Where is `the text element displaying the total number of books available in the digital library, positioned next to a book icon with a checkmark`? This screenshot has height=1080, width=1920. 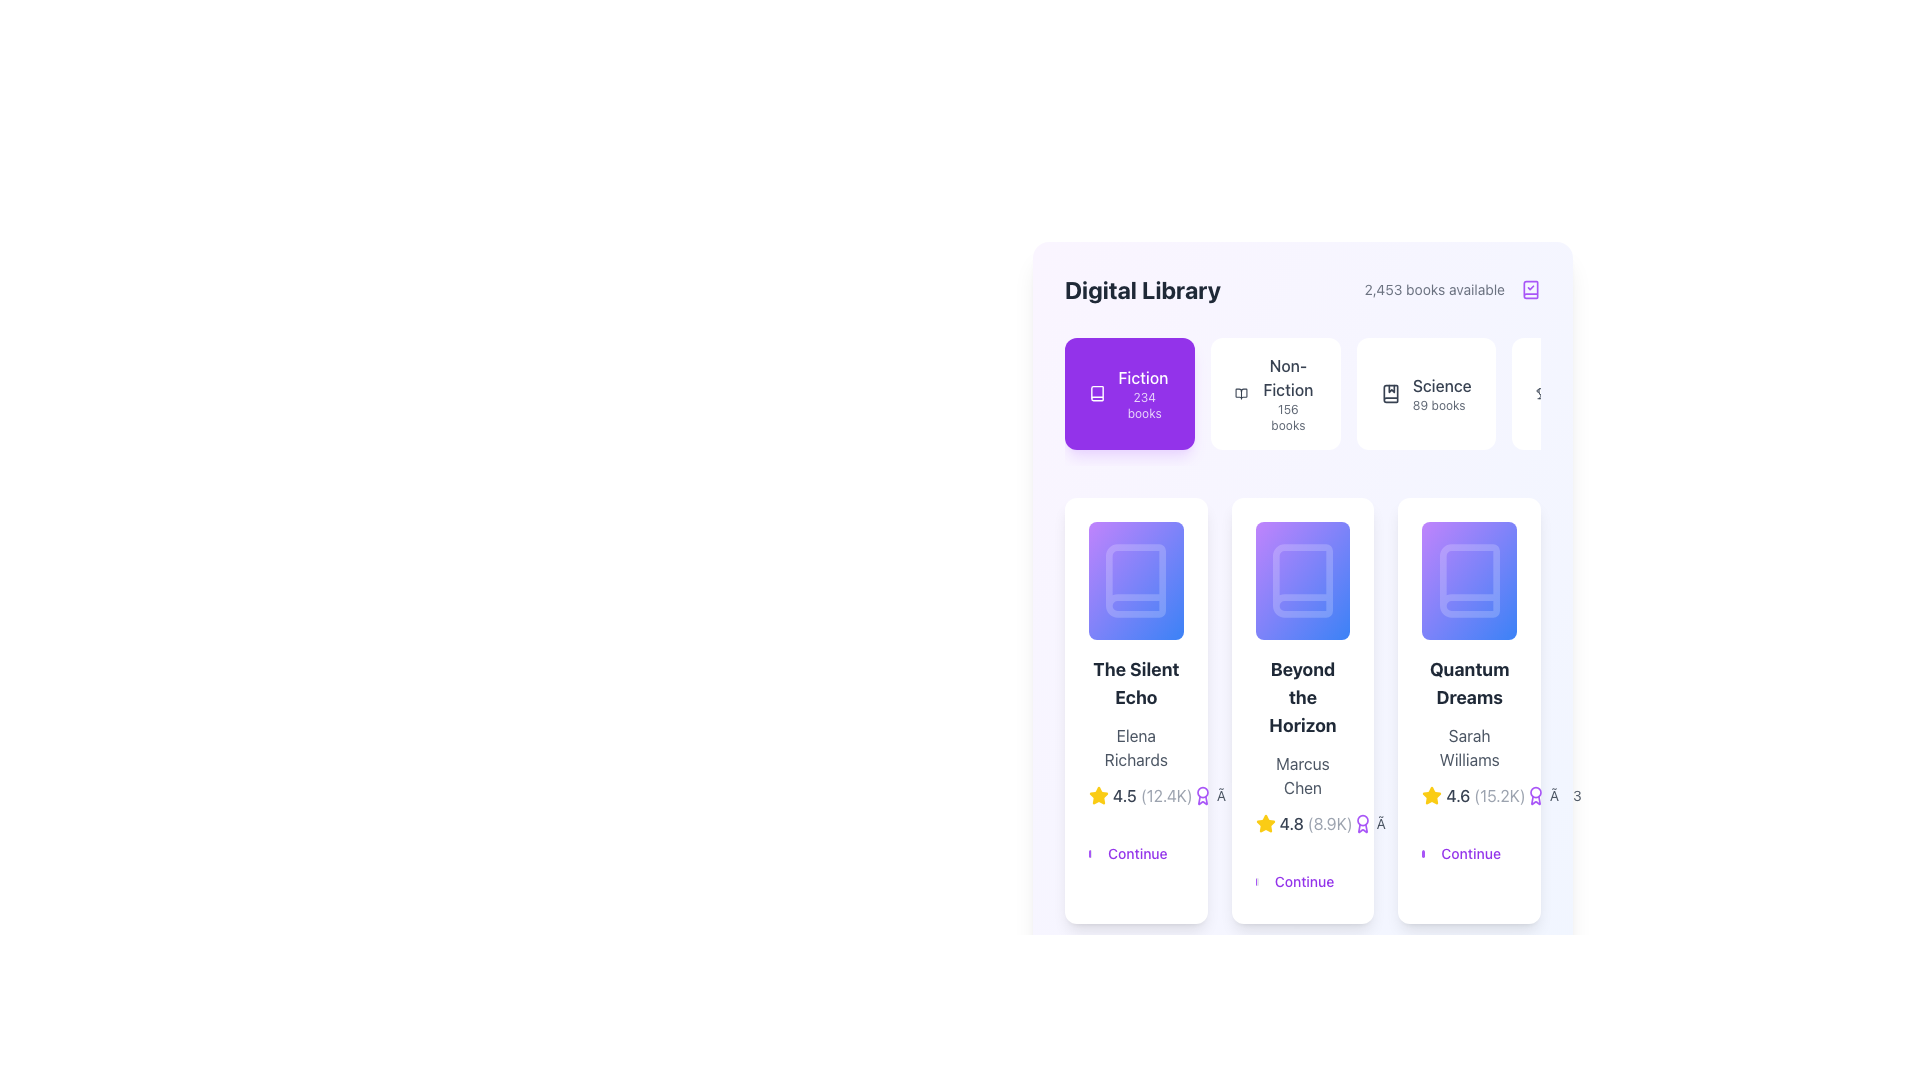
the text element displaying the total number of books available in the digital library, positioned next to a book icon with a checkmark is located at coordinates (1433, 289).